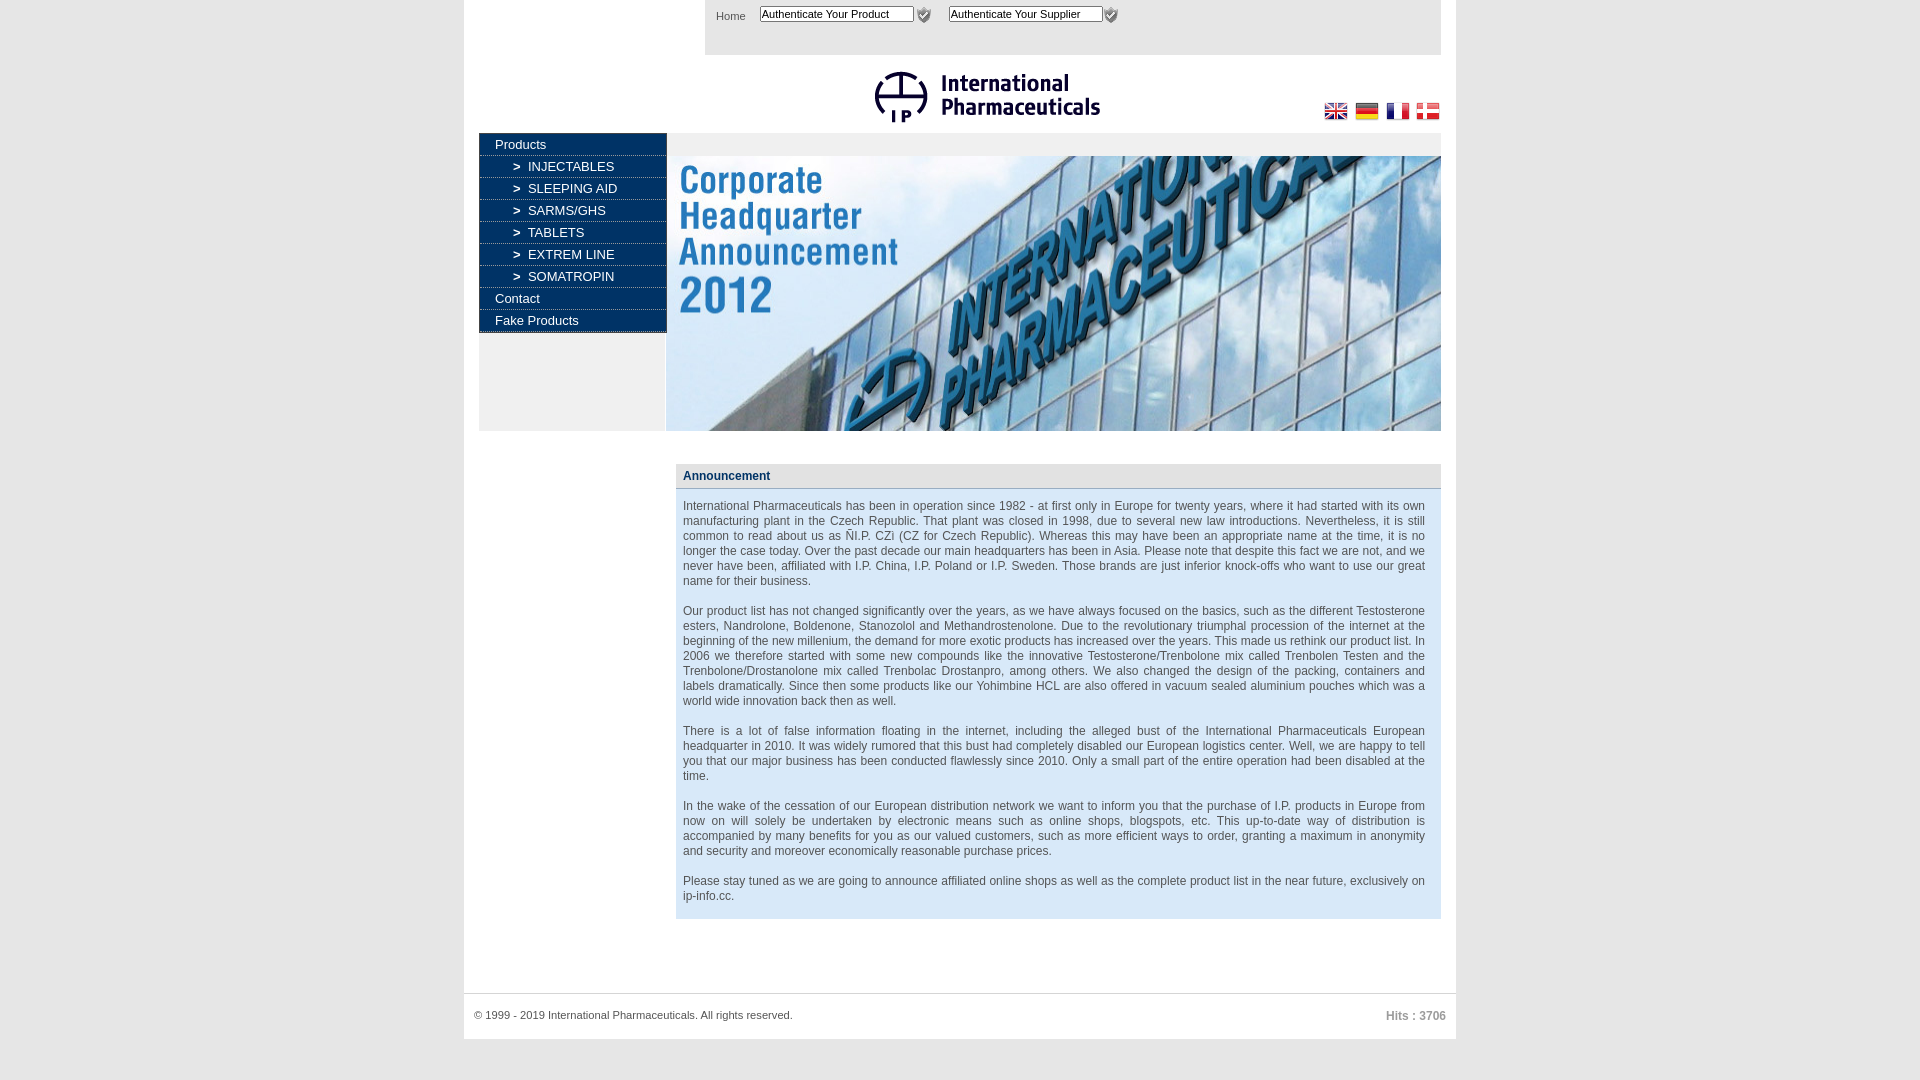  I want to click on '     >  SOMATROPIN', so click(572, 276).